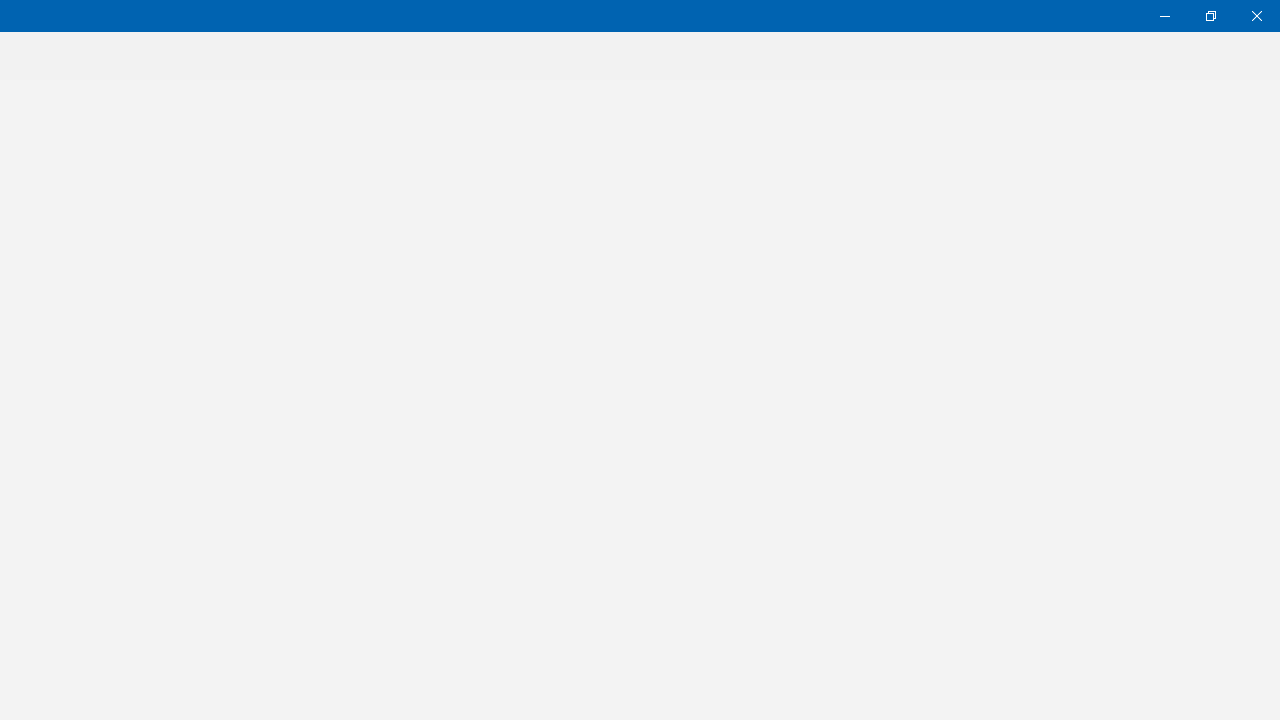 Image resolution: width=1280 pixels, height=720 pixels. I want to click on 'Minimize Weather', so click(1164, 15).